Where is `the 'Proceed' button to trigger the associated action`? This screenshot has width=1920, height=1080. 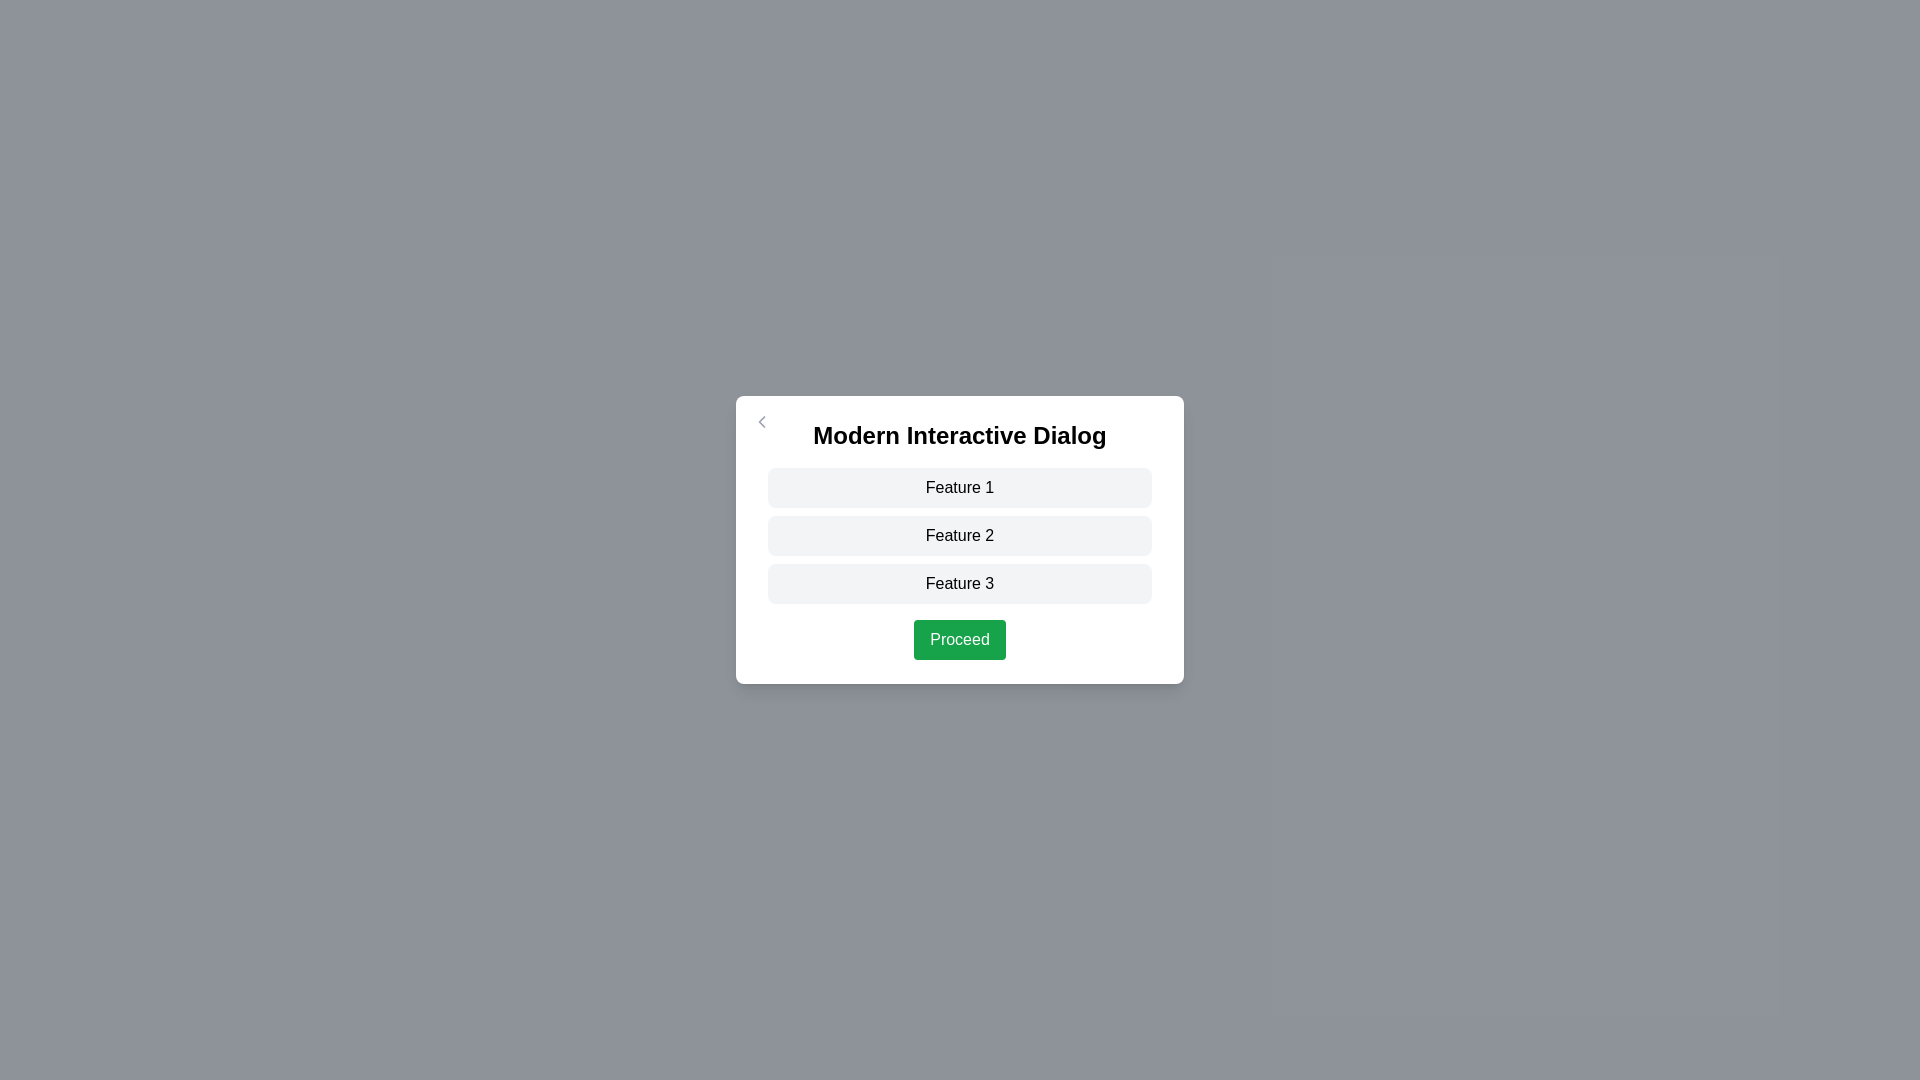 the 'Proceed' button to trigger the associated action is located at coordinates (960, 640).